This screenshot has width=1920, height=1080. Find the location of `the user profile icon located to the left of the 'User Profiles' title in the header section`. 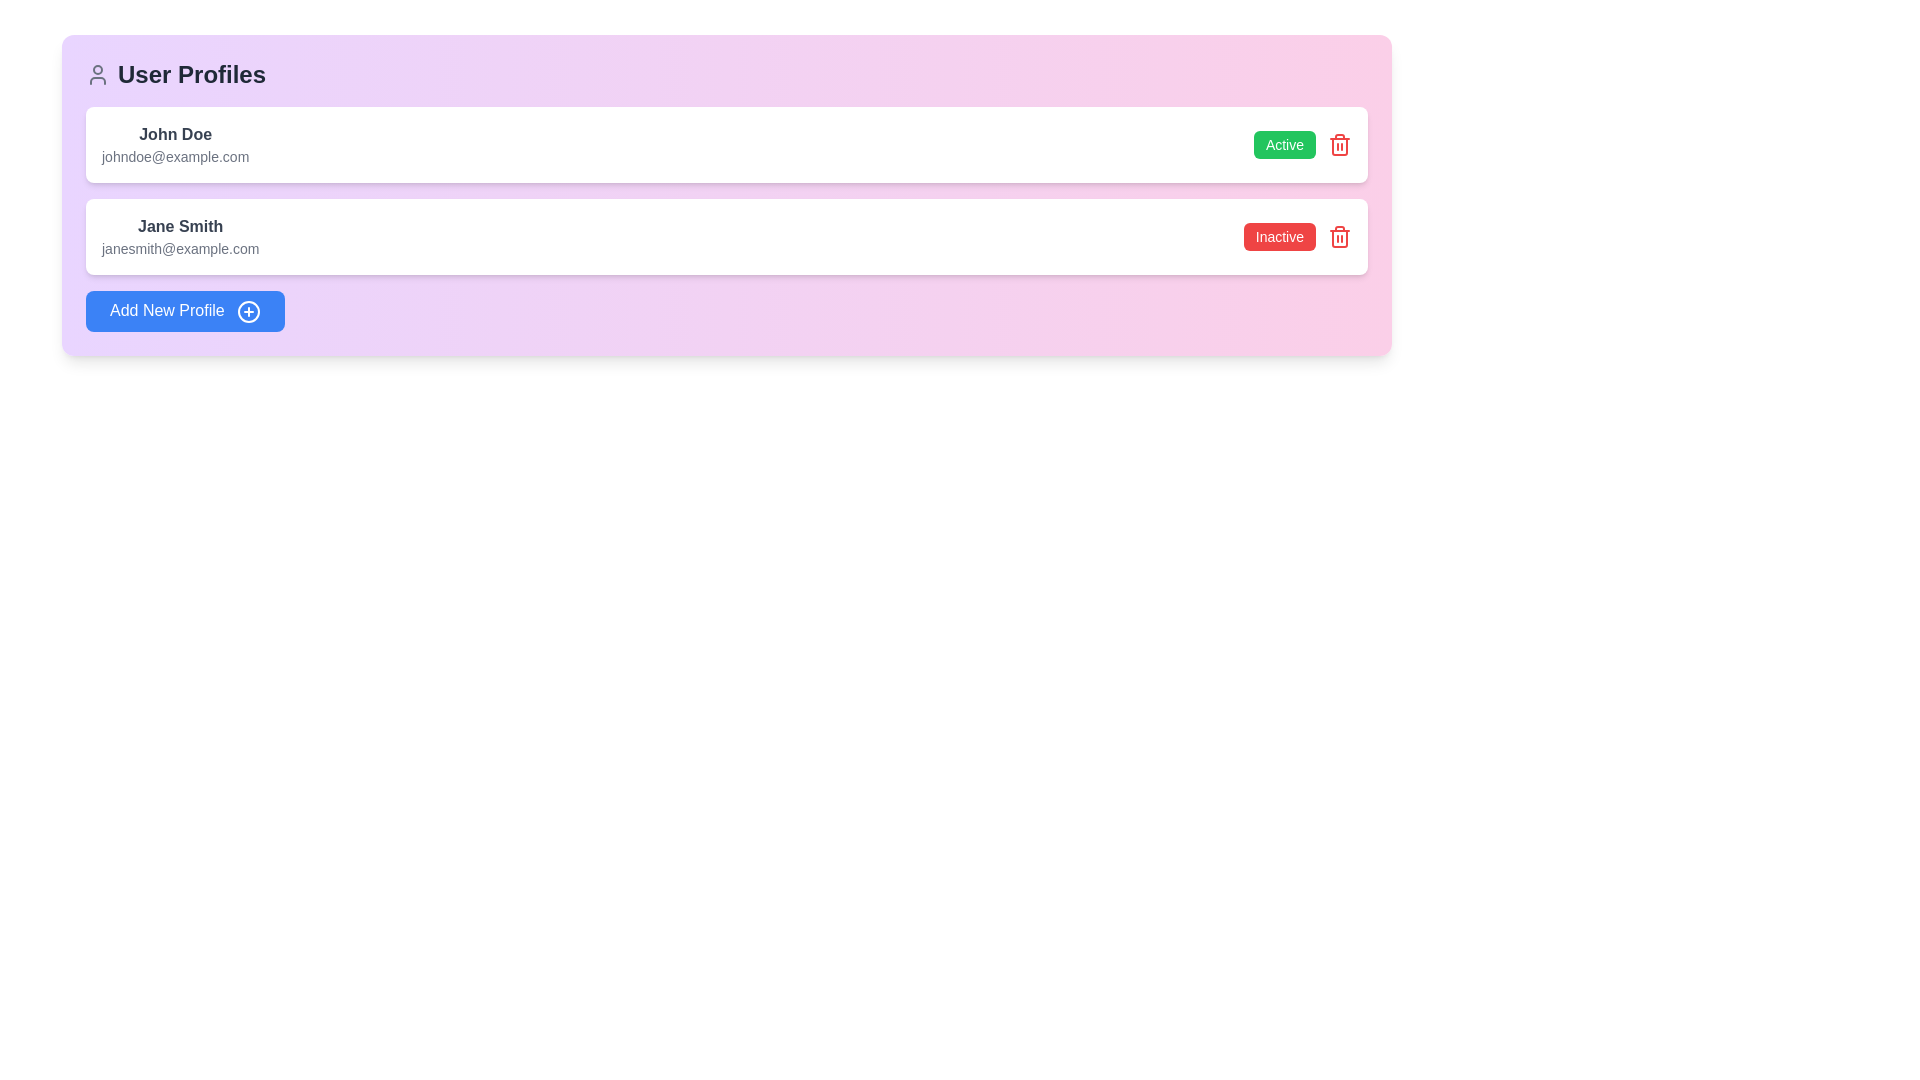

the user profile icon located to the left of the 'User Profiles' title in the header section is located at coordinates (96, 73).